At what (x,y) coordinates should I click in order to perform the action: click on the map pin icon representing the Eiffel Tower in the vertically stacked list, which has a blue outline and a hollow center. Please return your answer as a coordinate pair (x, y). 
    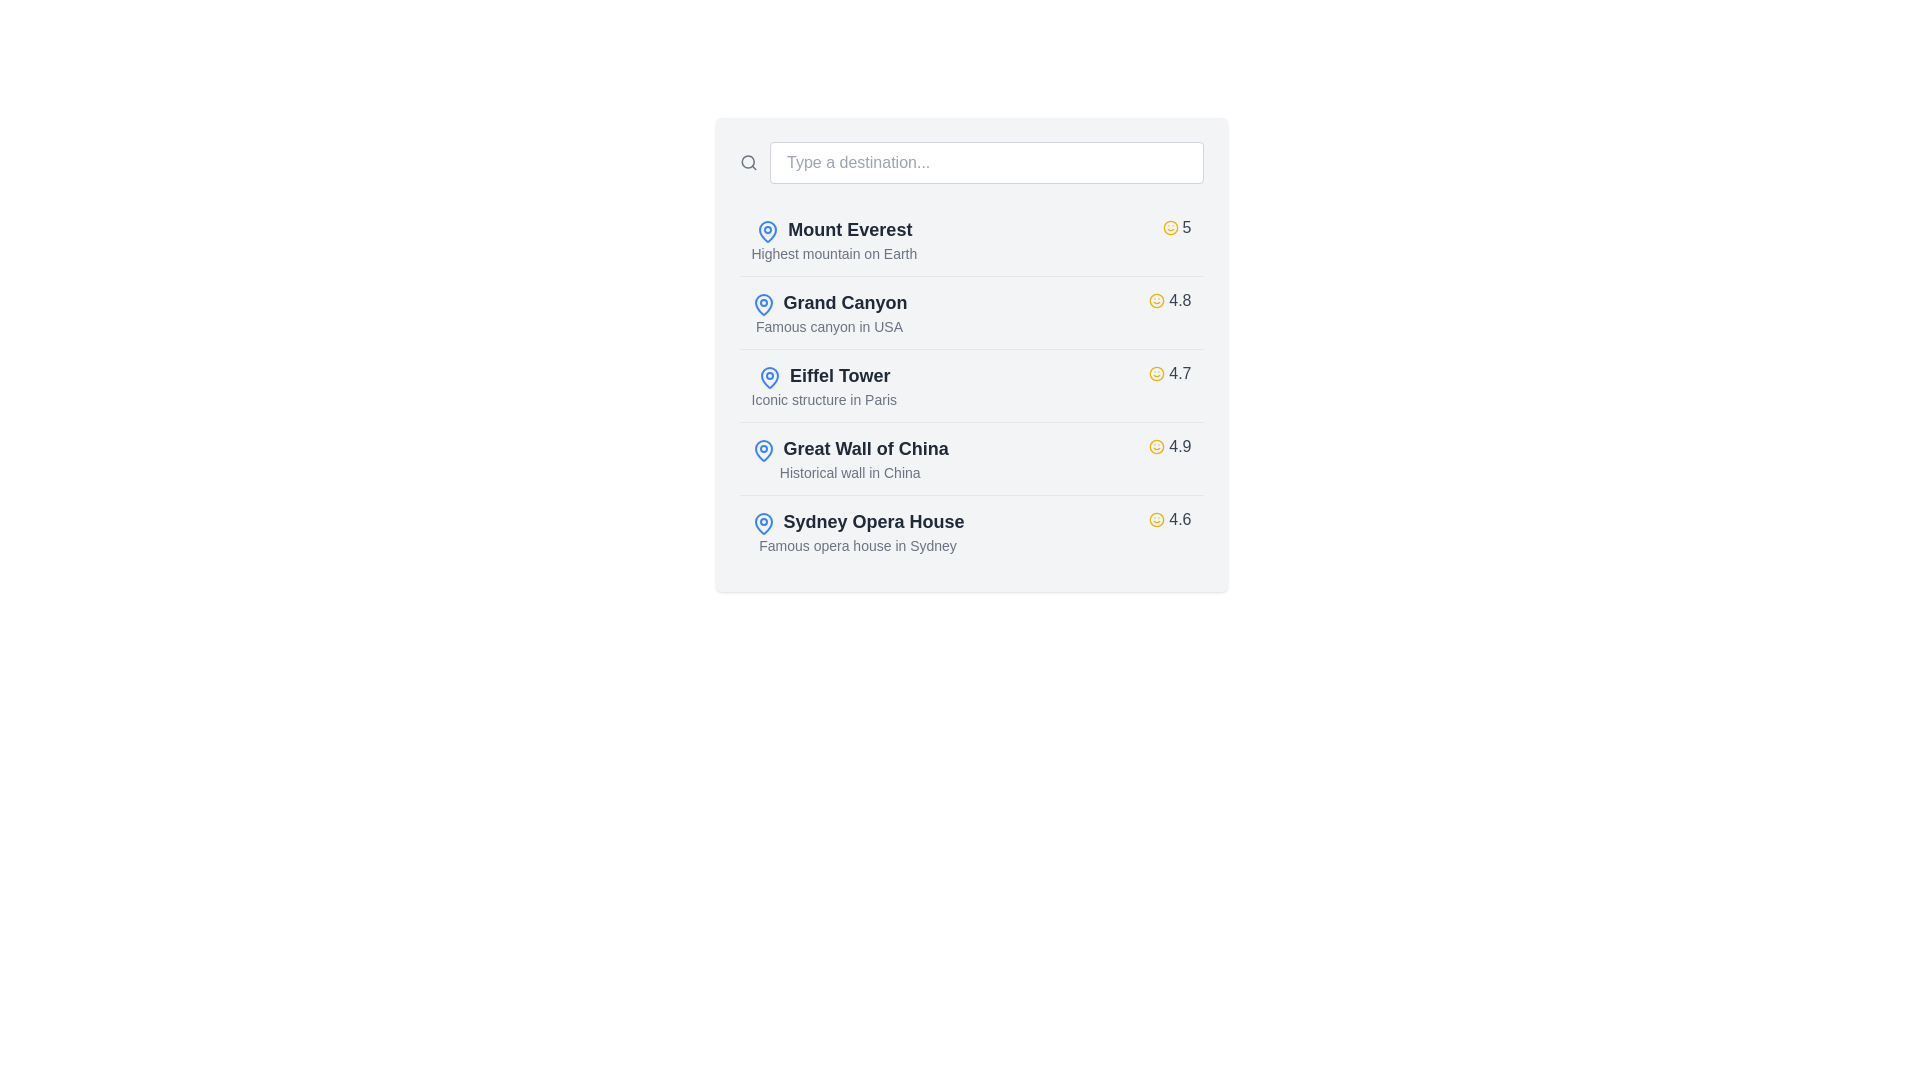
    Looking at the image, I should click on (768, 377).